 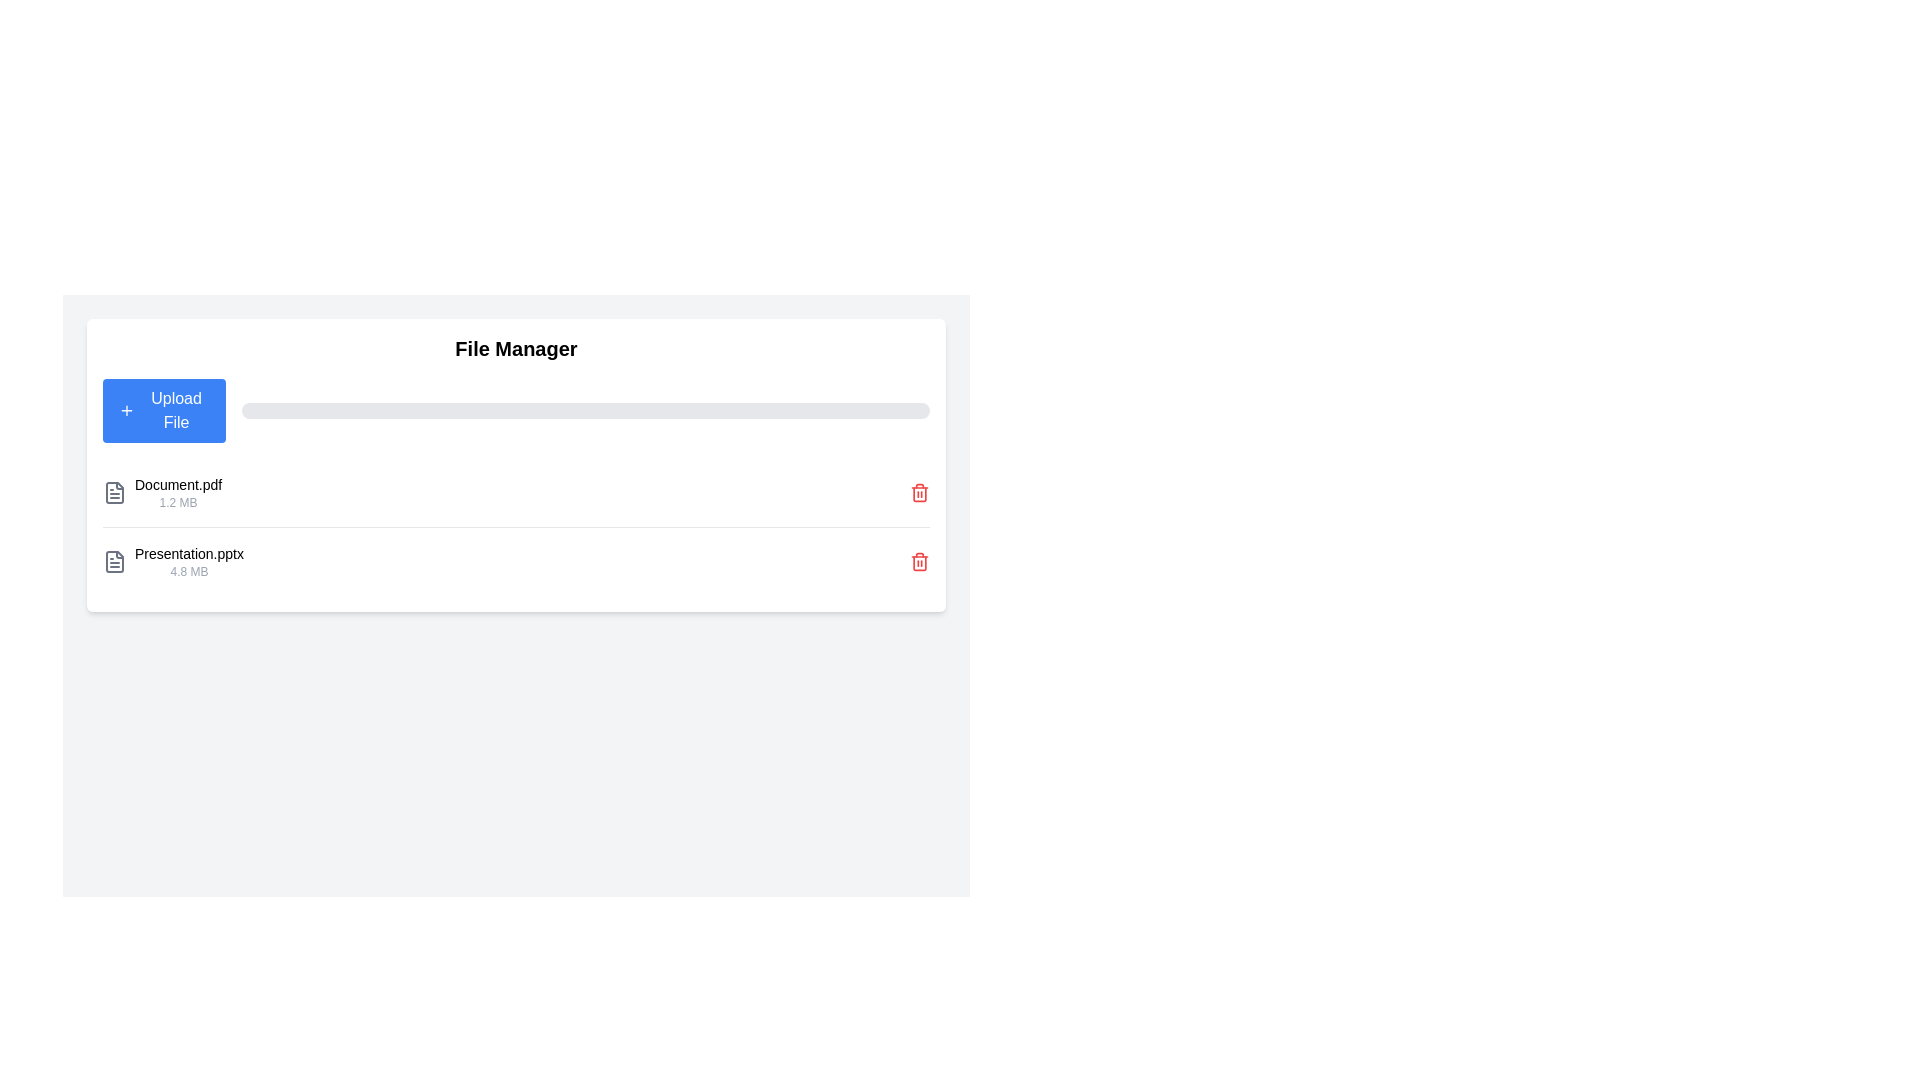 I want to click on the delete button located at the far right of the 'Document.pdf' file entry, so click(x=919, y=493).